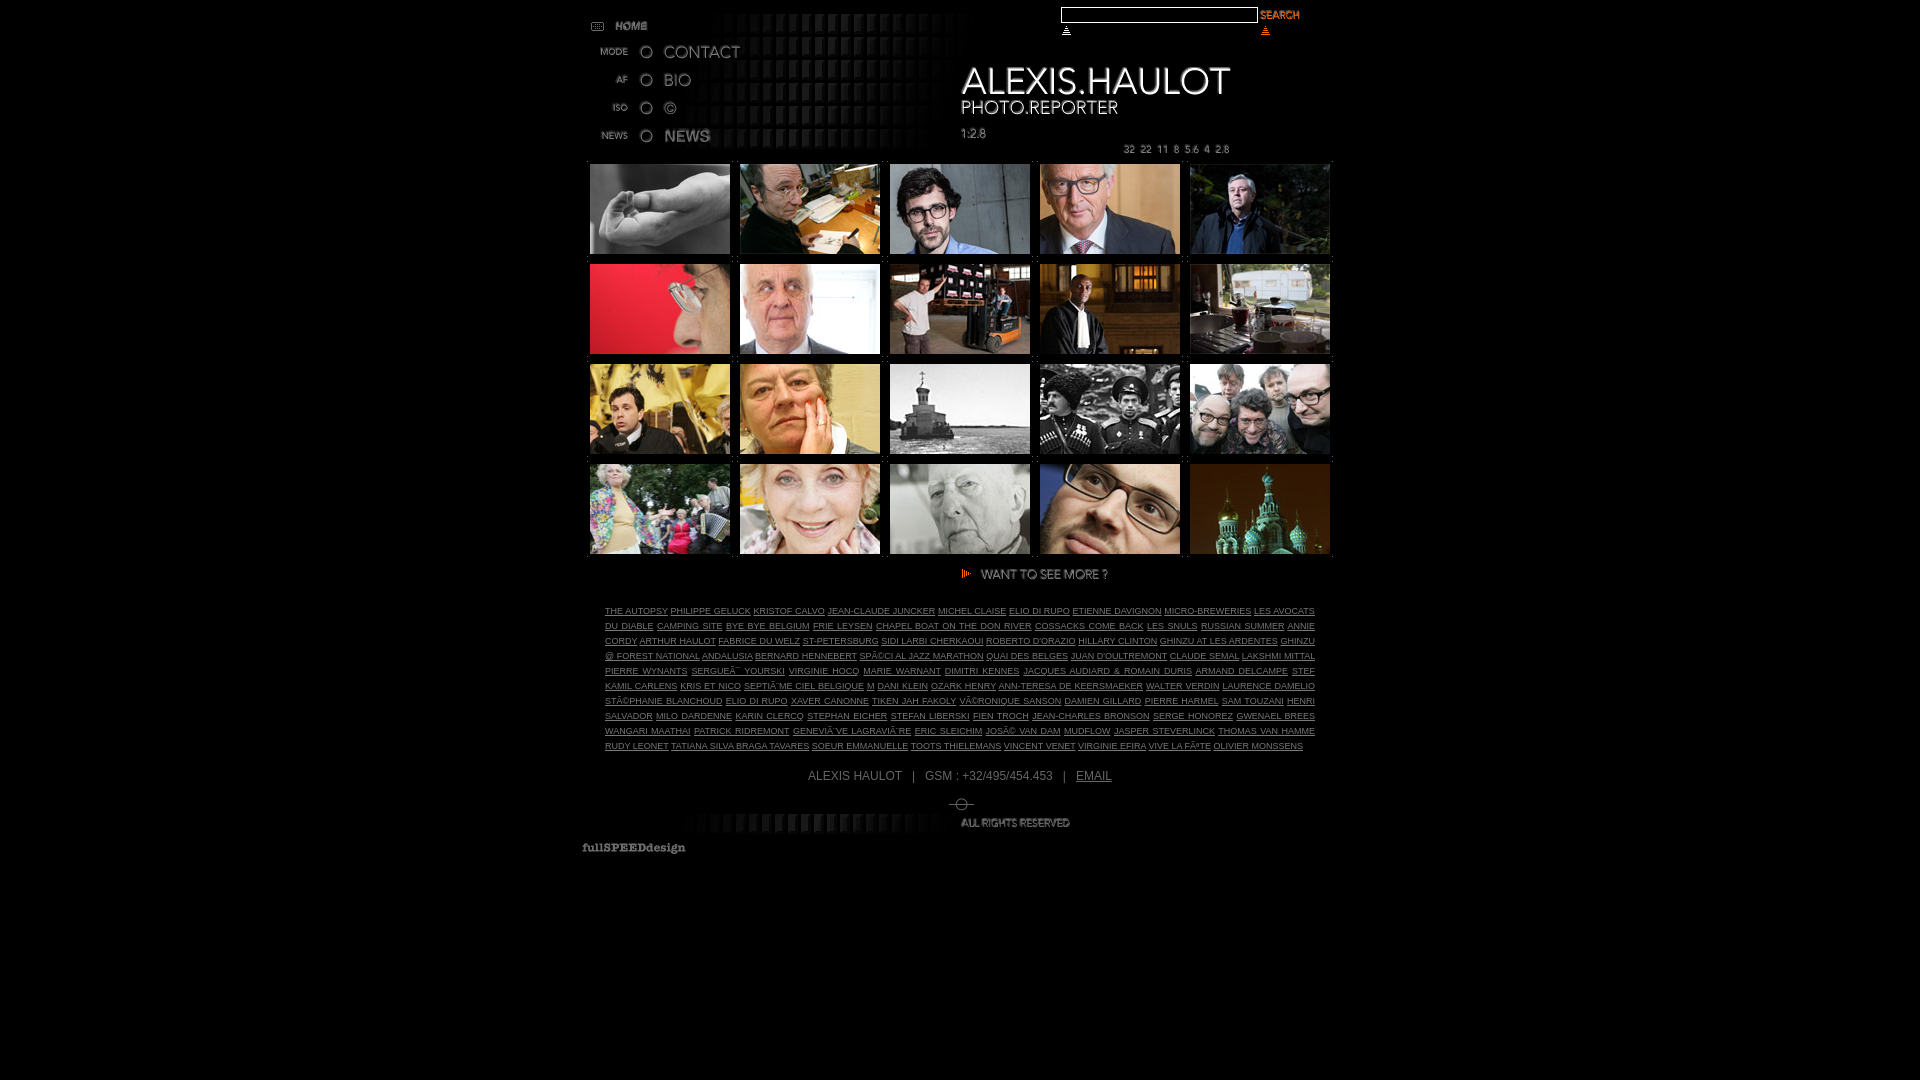 This screenshot has width=1920, height=1080. I want to click on 'JUAN D'OULTREMONT', so click(1118, 655).